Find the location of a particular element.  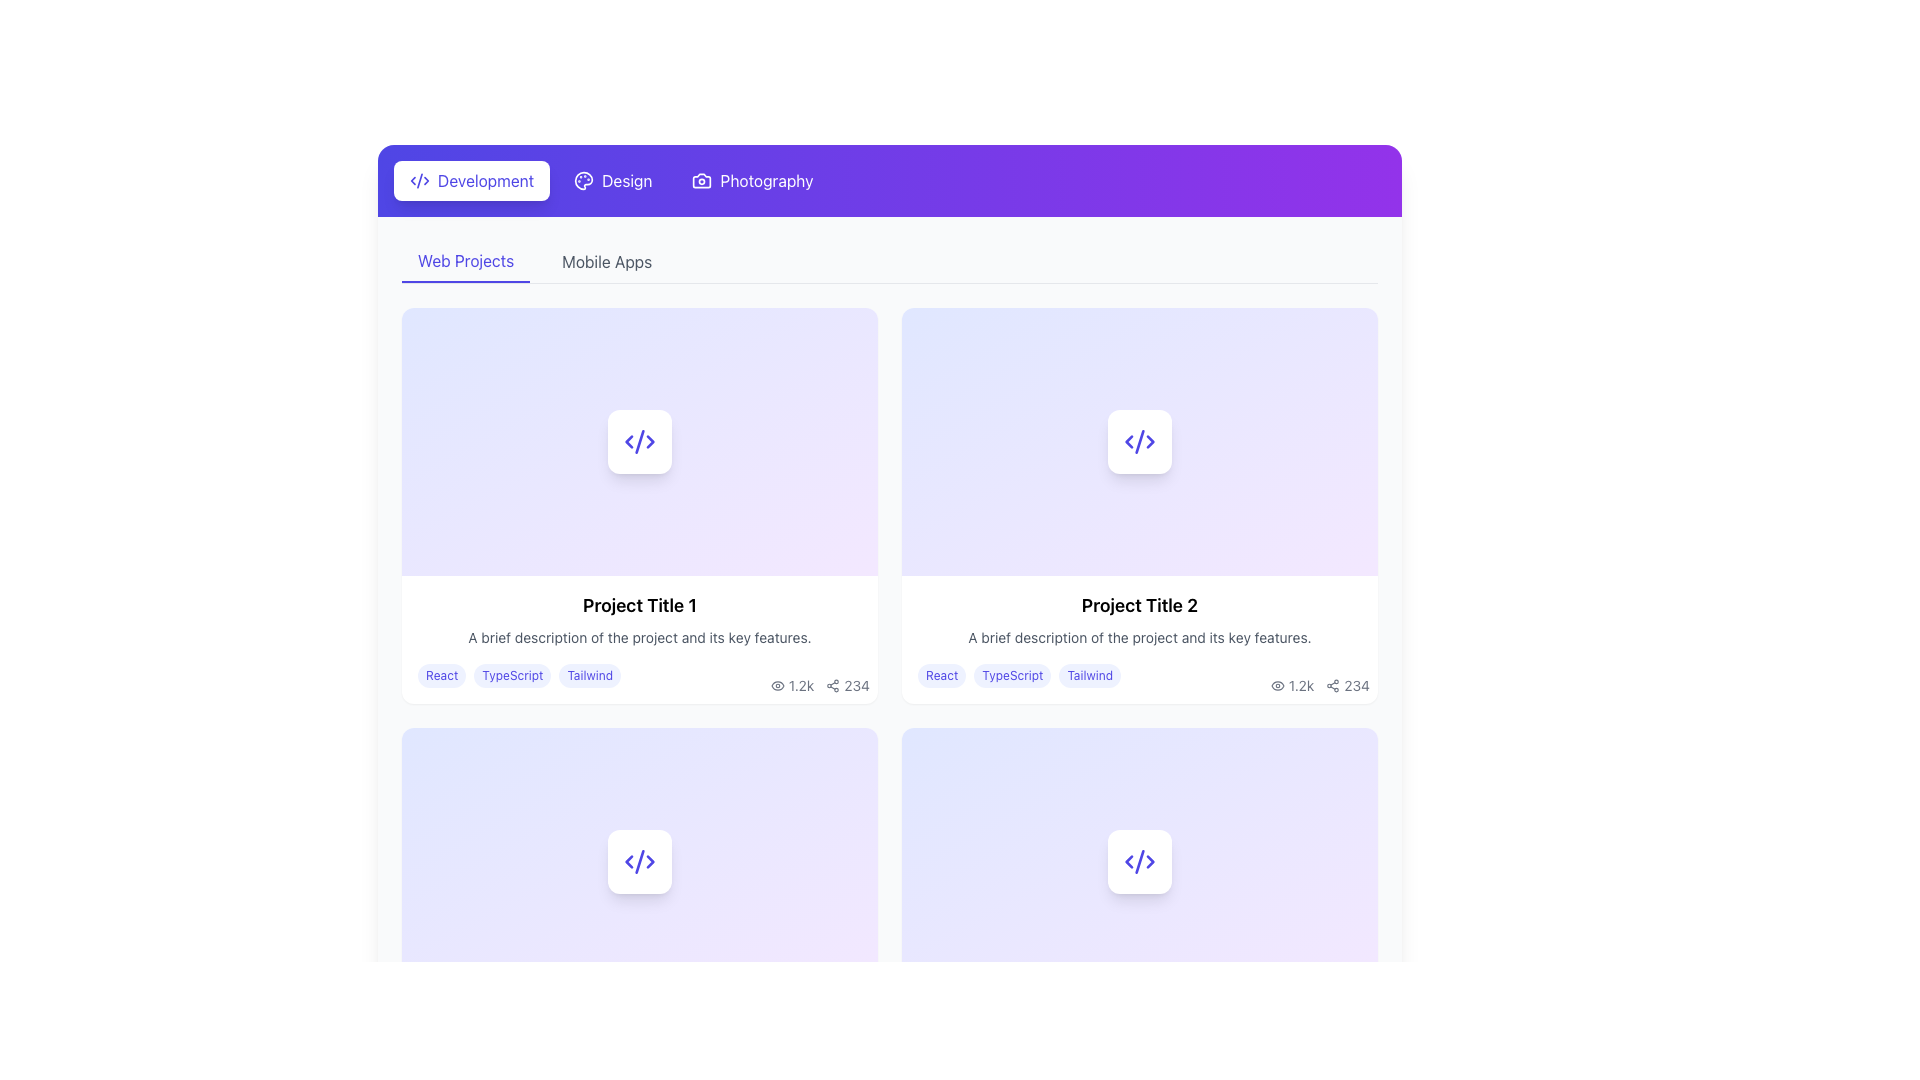

text content displayed in gray font that describes the project, located below the title 'Project Title 1' and above the tags in the upper-left area of the grid layout is located at coordinates (638, 637).